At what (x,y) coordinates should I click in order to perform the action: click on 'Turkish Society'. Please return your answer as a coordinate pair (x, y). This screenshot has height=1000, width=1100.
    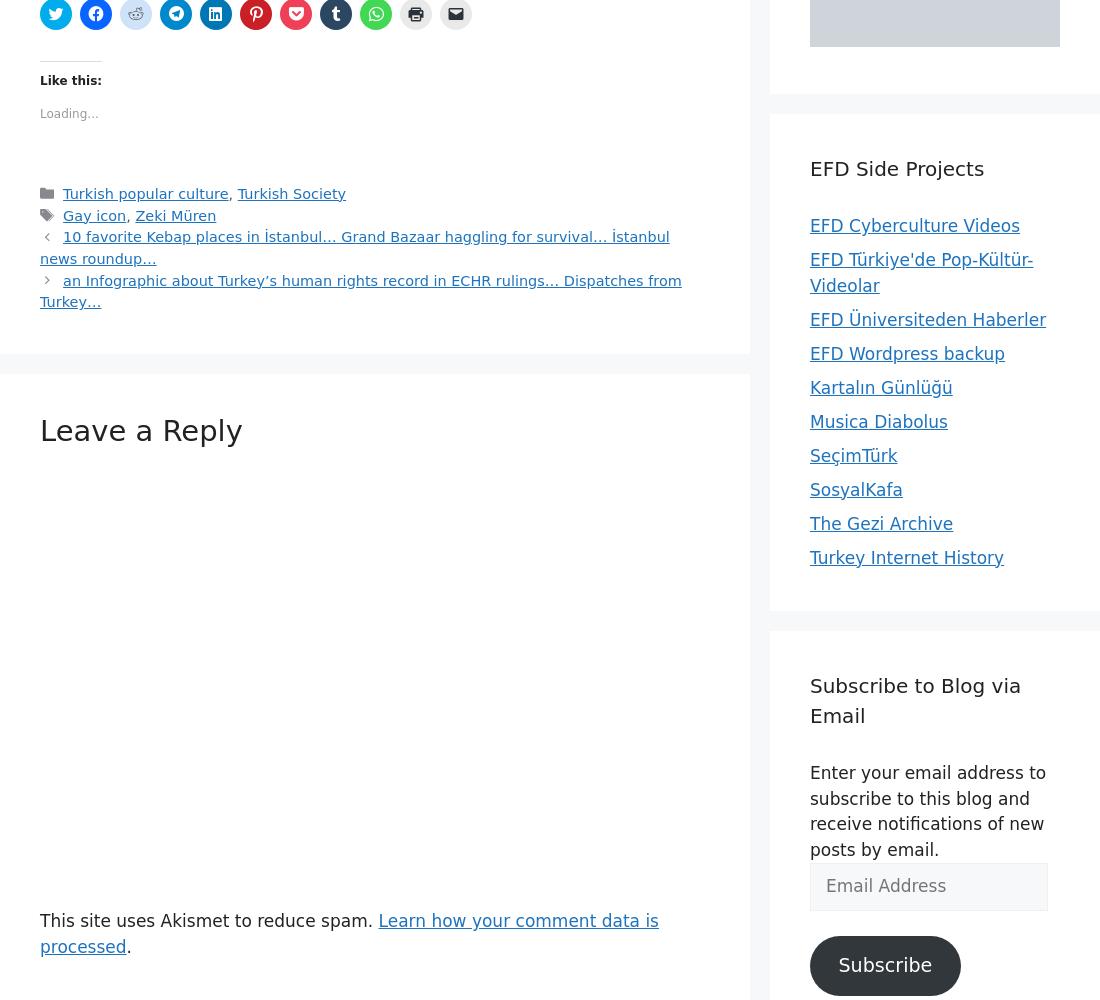
    Looking at the image, I should click on (290, 192).